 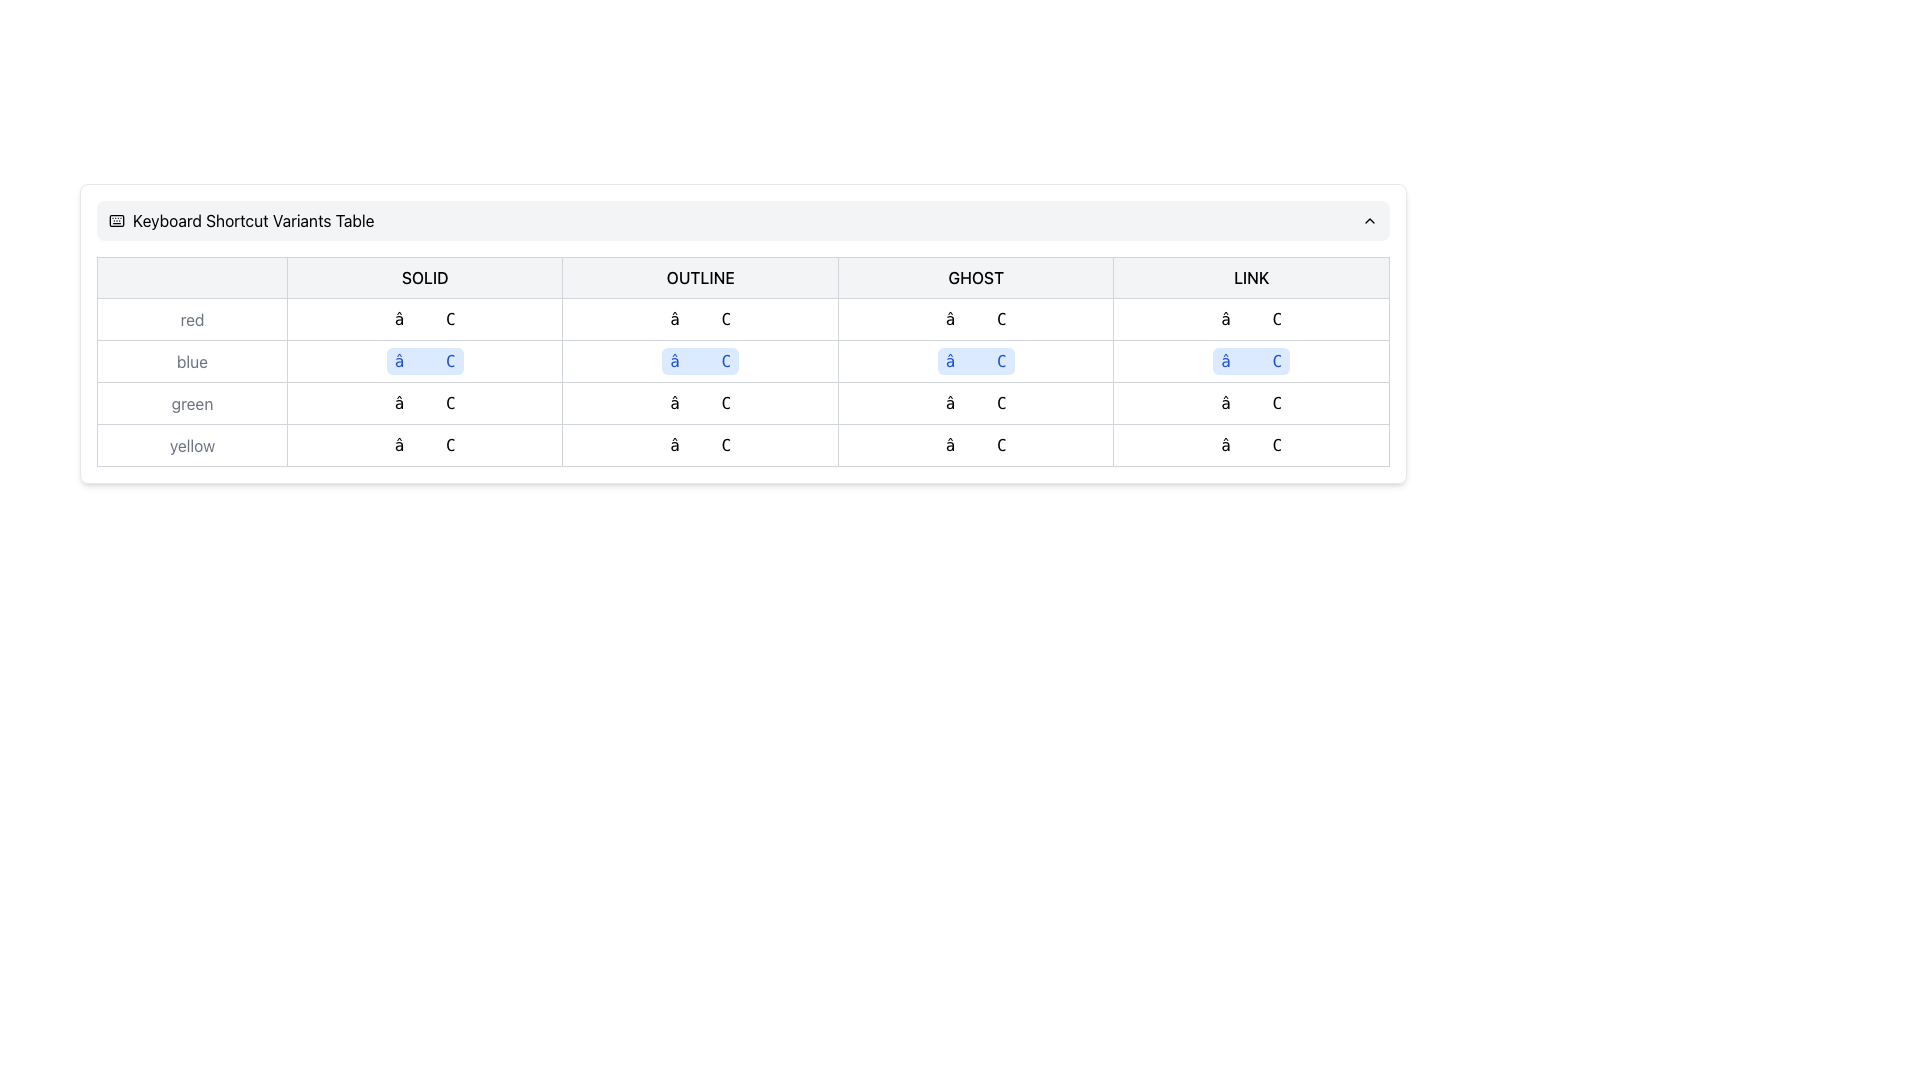 I want to click on the button-like visual representation labeled '⌘ C' in the second row 'blue' and first column 'SOLID', so click(x=424, y=361).